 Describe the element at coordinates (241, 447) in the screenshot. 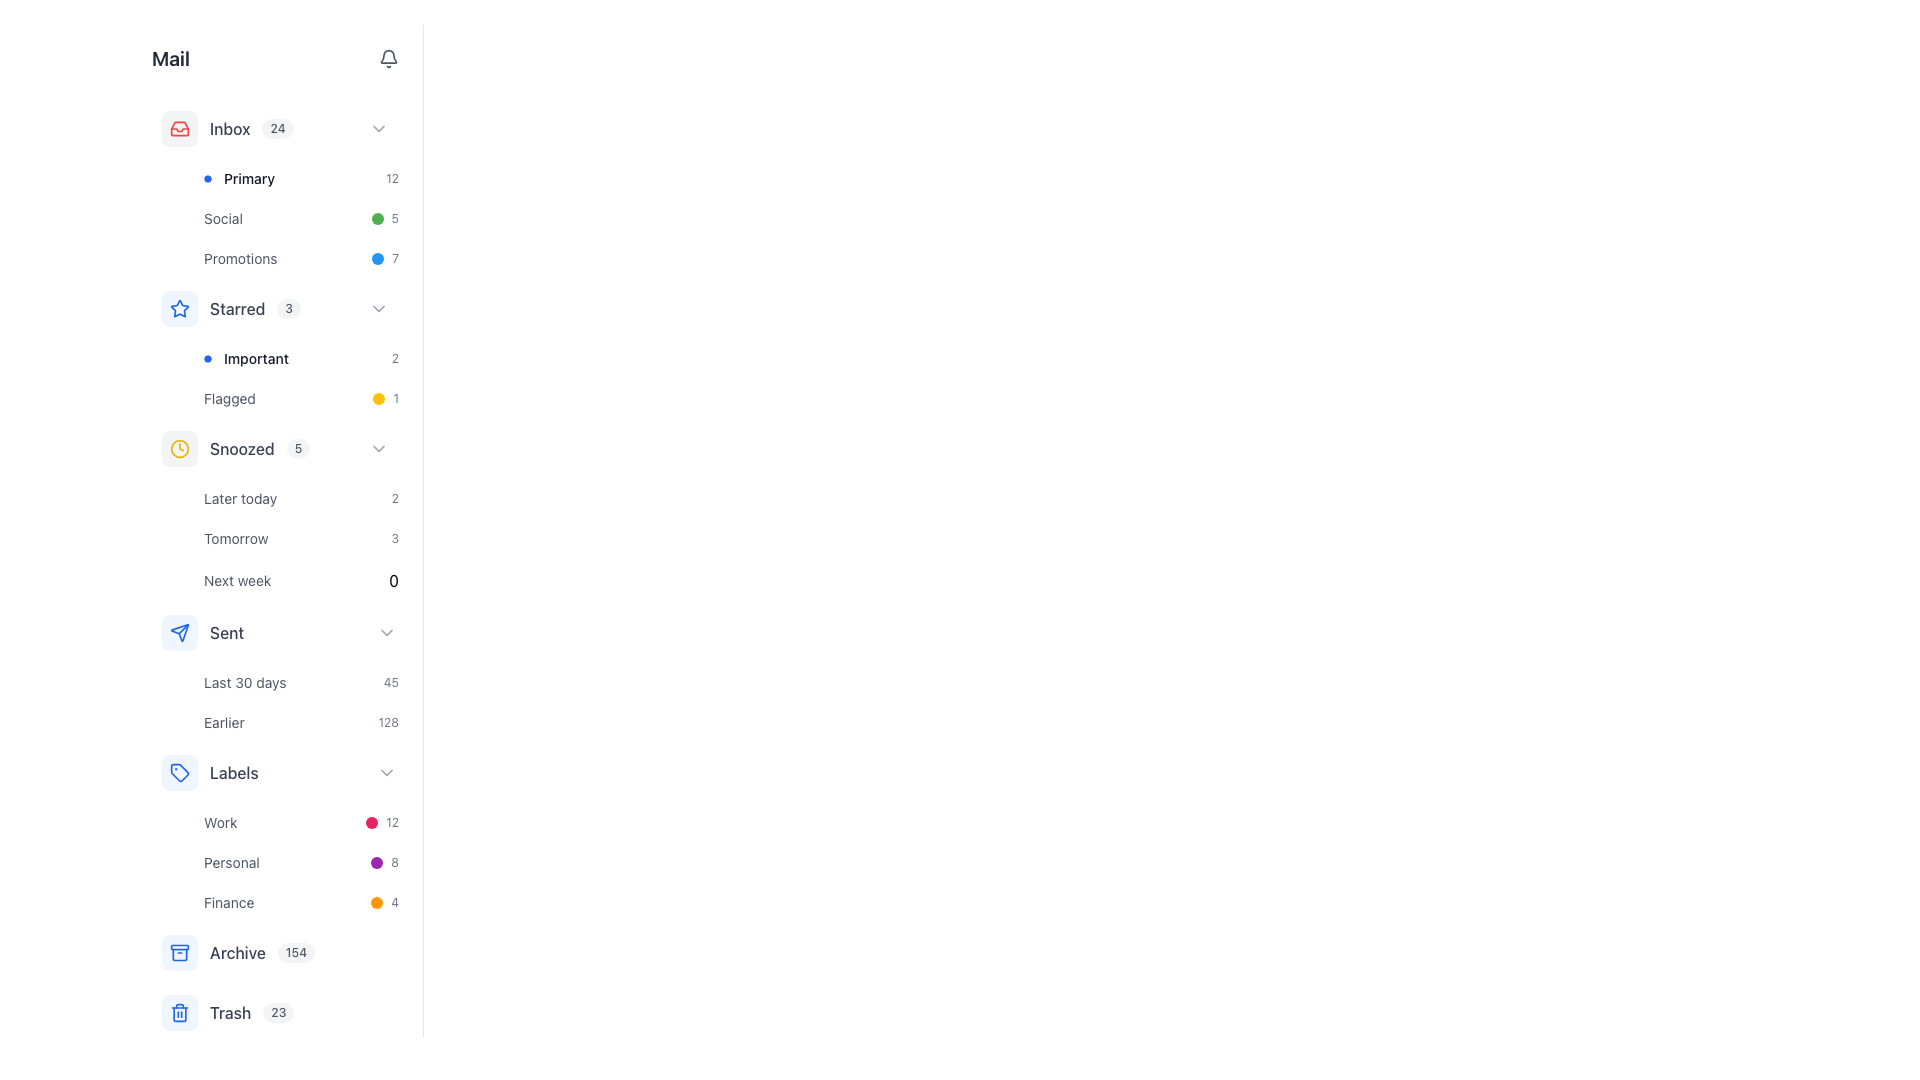

I see `label text representing the mail category or status named 'Snoozed' located in the vertical navigation panel under the 'Starred' section and above the 'Later today' label` at that location.